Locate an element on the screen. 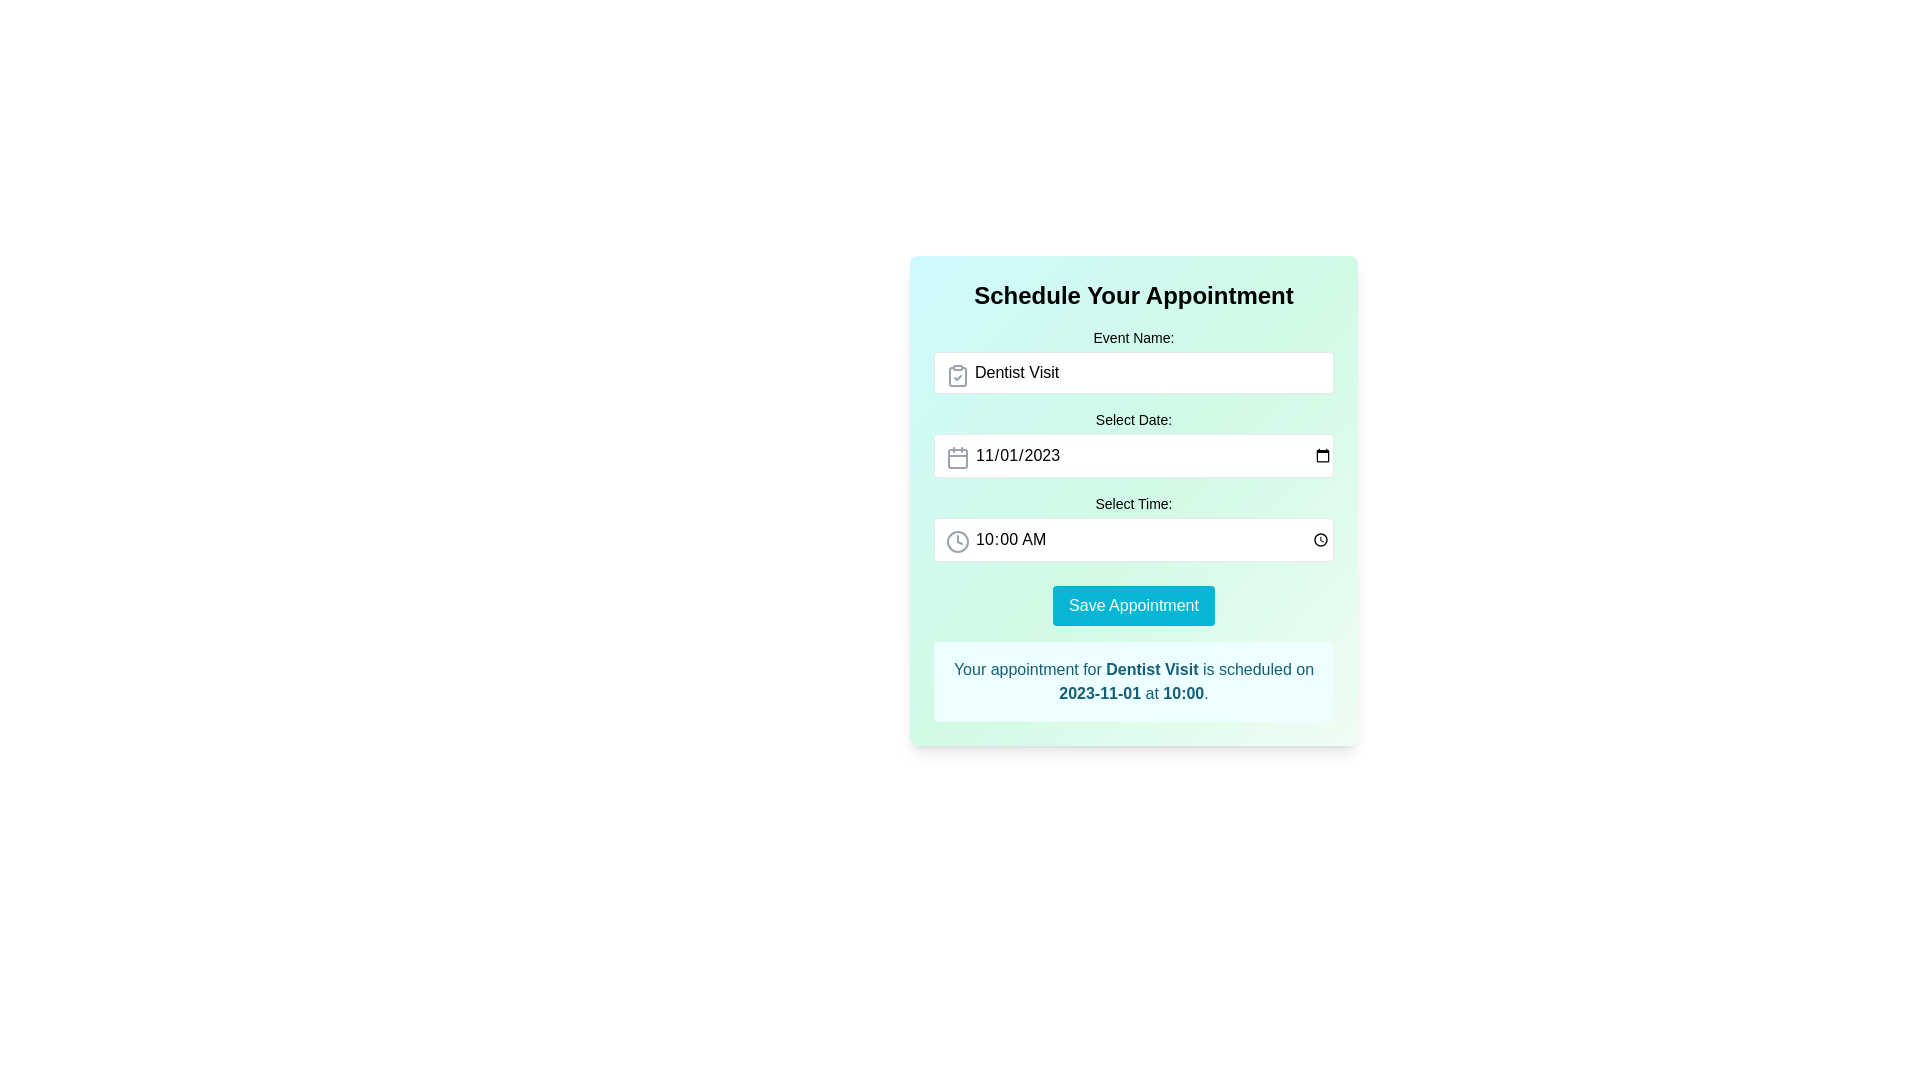 The width and height of the screenshot is (1920, 1080). the clock icon, which is a line-drawn gray circular outline with hands indicating the time, positioned to the left of the time input field labeled 'Select Time:' is located at coordinates (957, 542).